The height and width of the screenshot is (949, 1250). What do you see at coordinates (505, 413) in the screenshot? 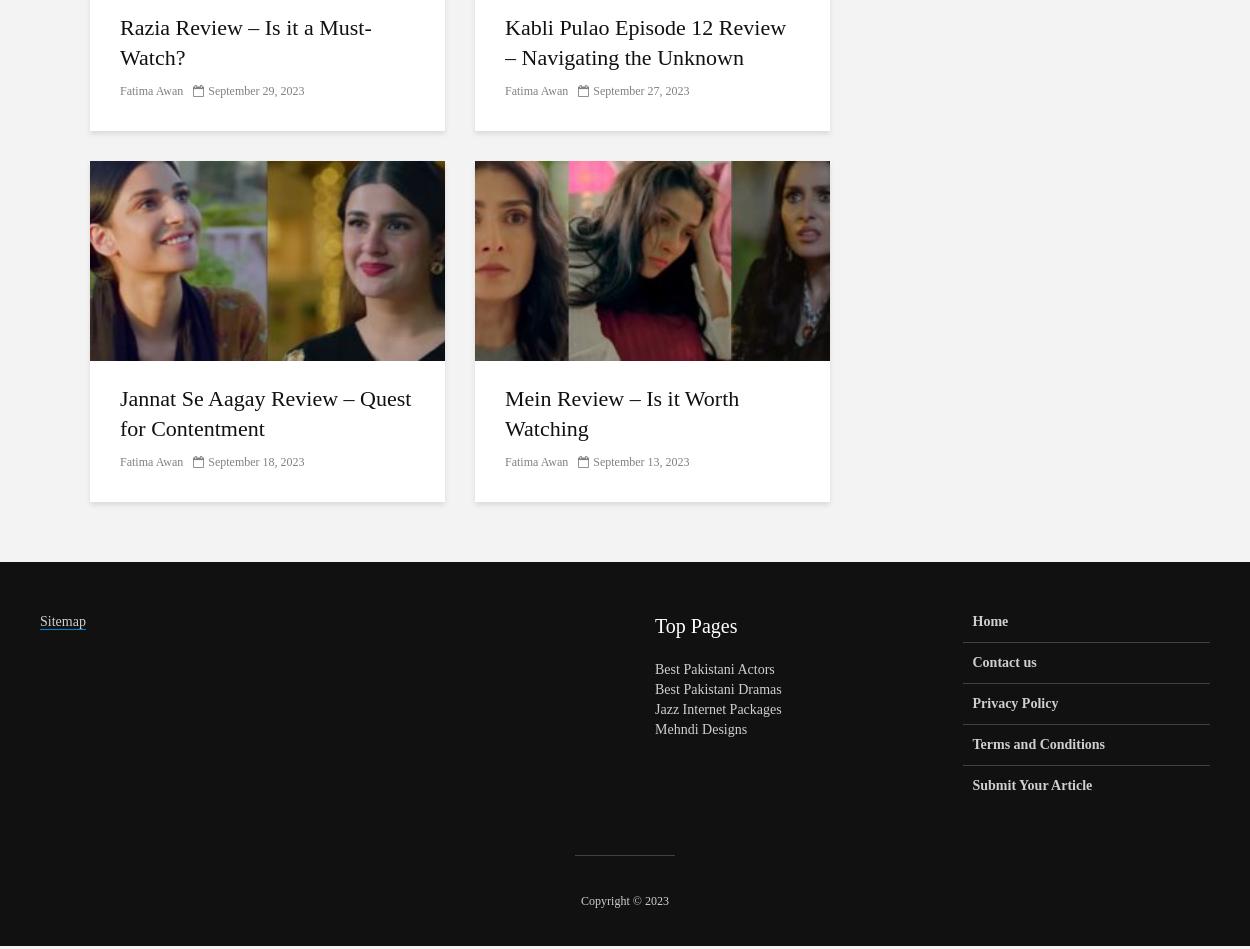
I see `'Mein Review – Is it Worth Watching'` at bounding box center [505, 413].